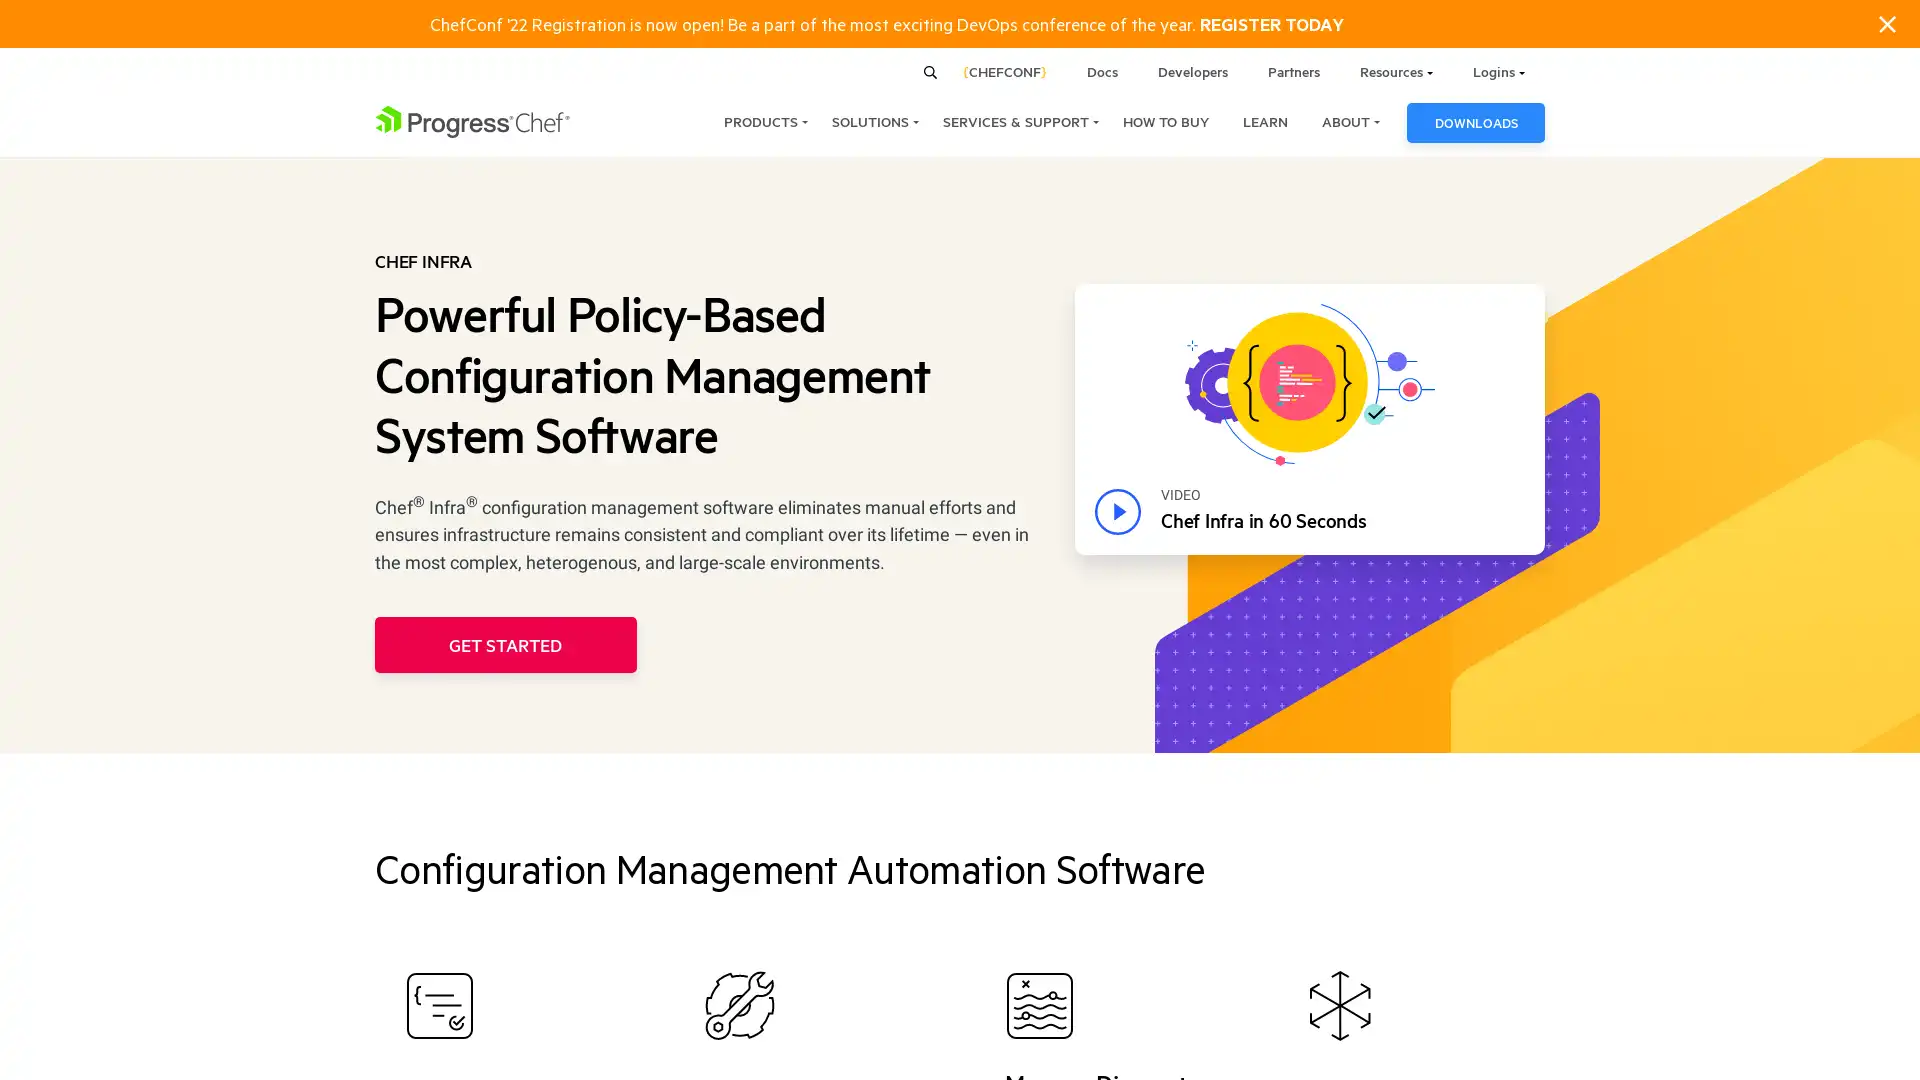  I want to click on COOKIES SETTINGS, so click(1814, 1040).